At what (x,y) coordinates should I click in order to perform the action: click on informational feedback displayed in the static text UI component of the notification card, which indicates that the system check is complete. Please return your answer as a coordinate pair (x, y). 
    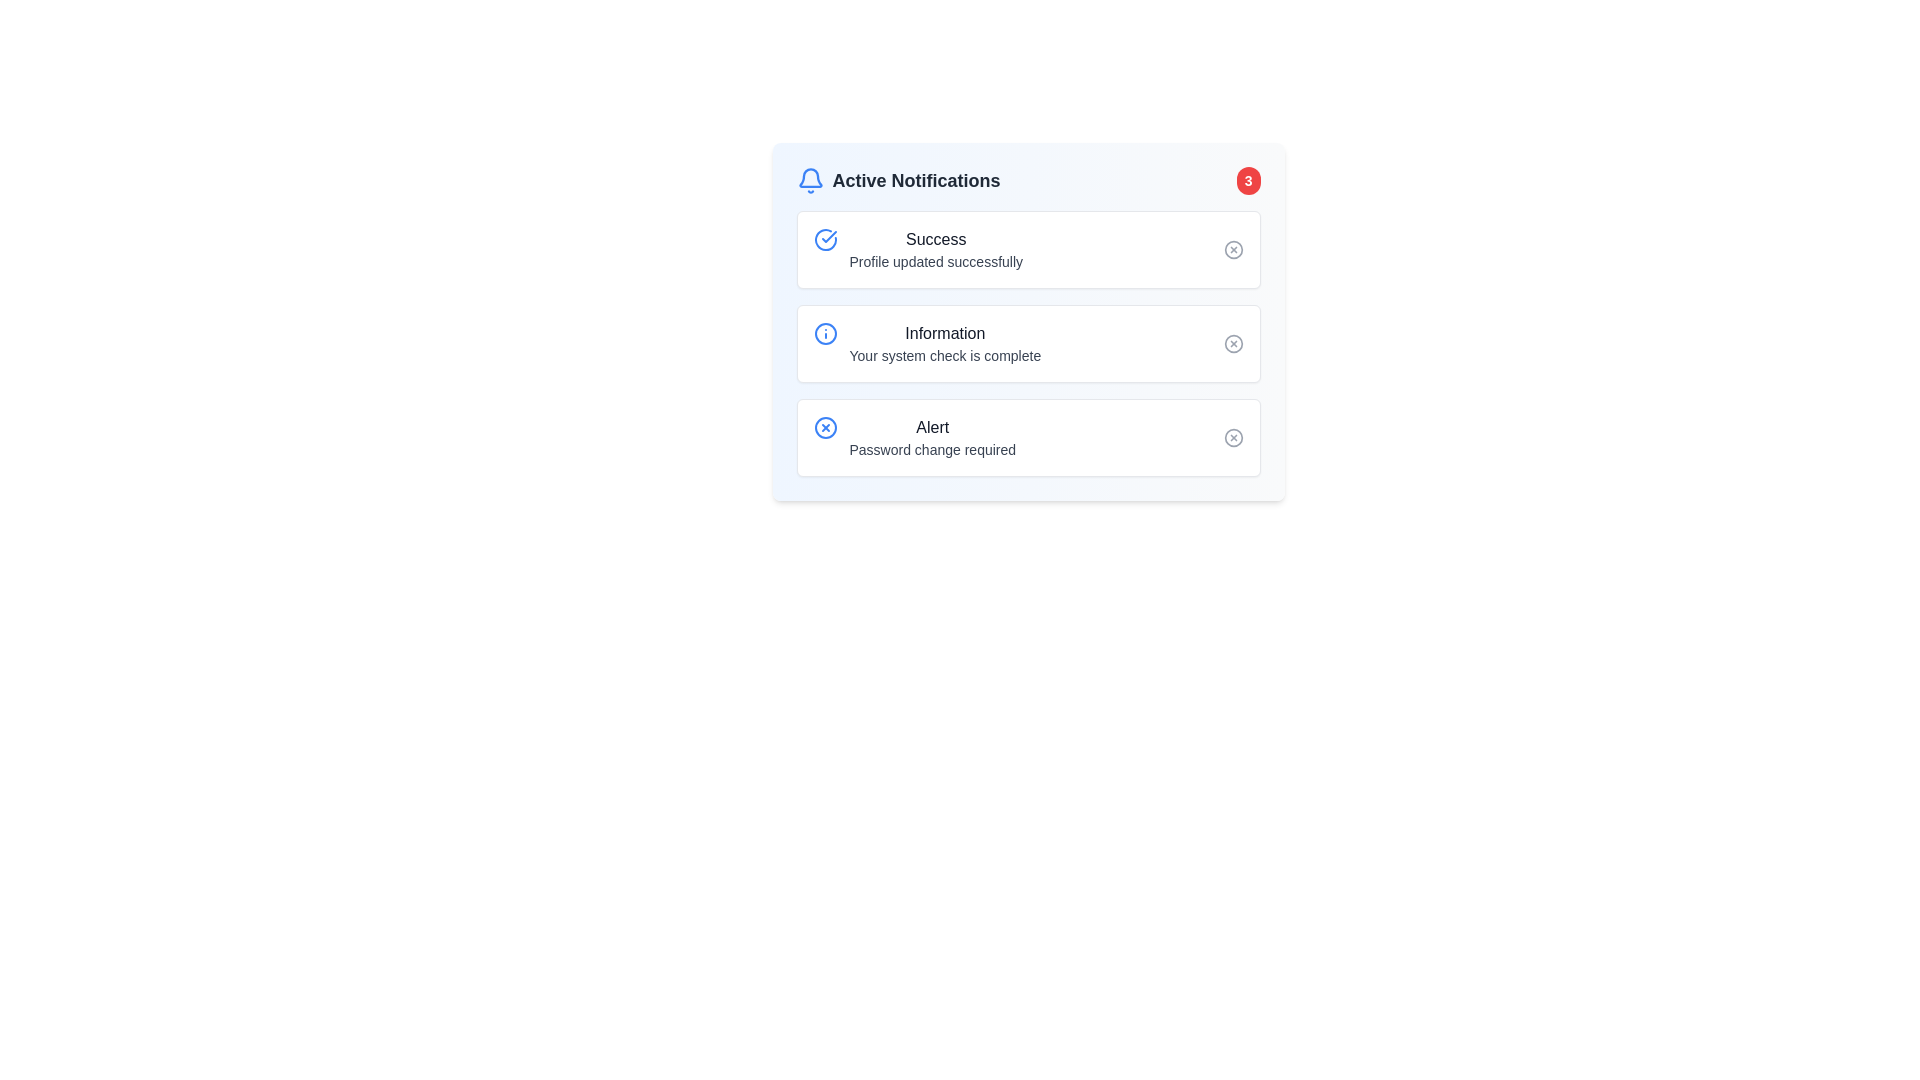
    Looking at the image, I should click on (944, 342).